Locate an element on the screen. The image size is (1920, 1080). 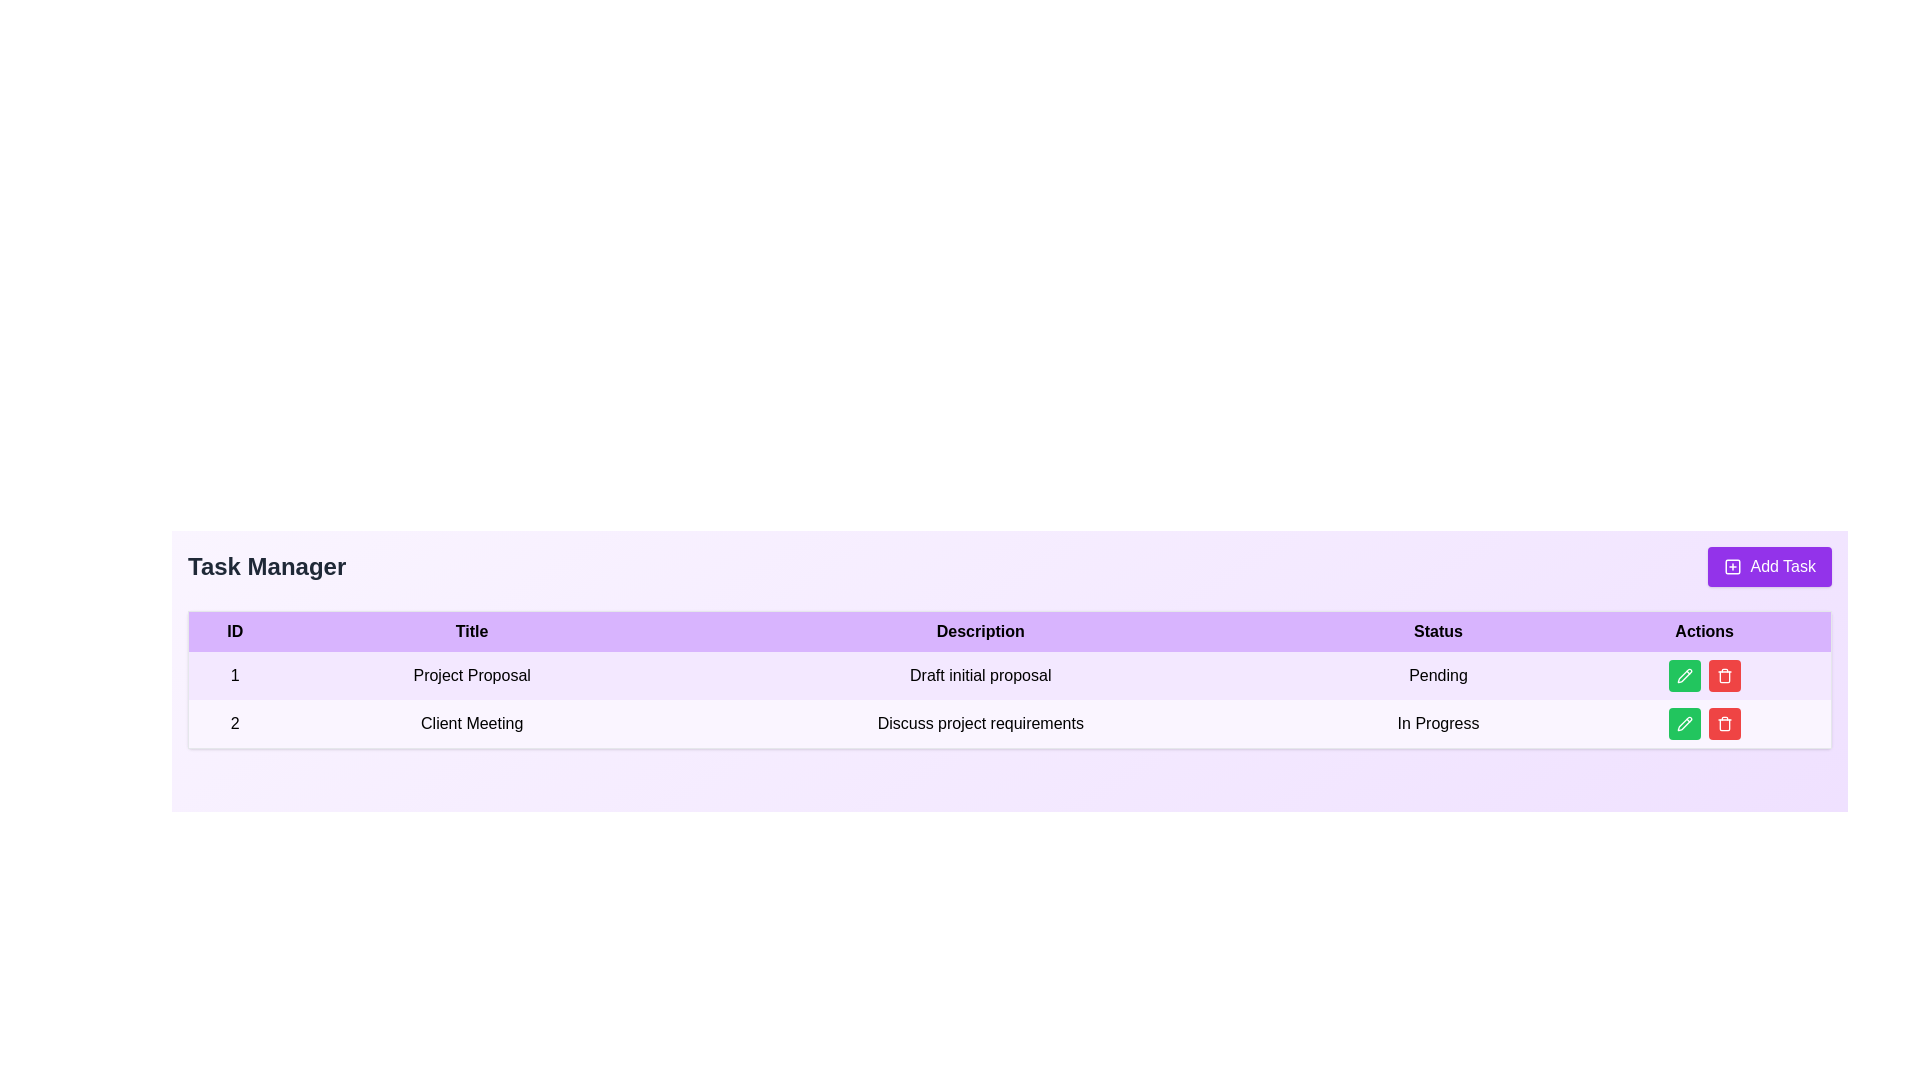
the static text element displaying the number '1' in the ID column of the first row of the table is located at coordinates (235, 675).